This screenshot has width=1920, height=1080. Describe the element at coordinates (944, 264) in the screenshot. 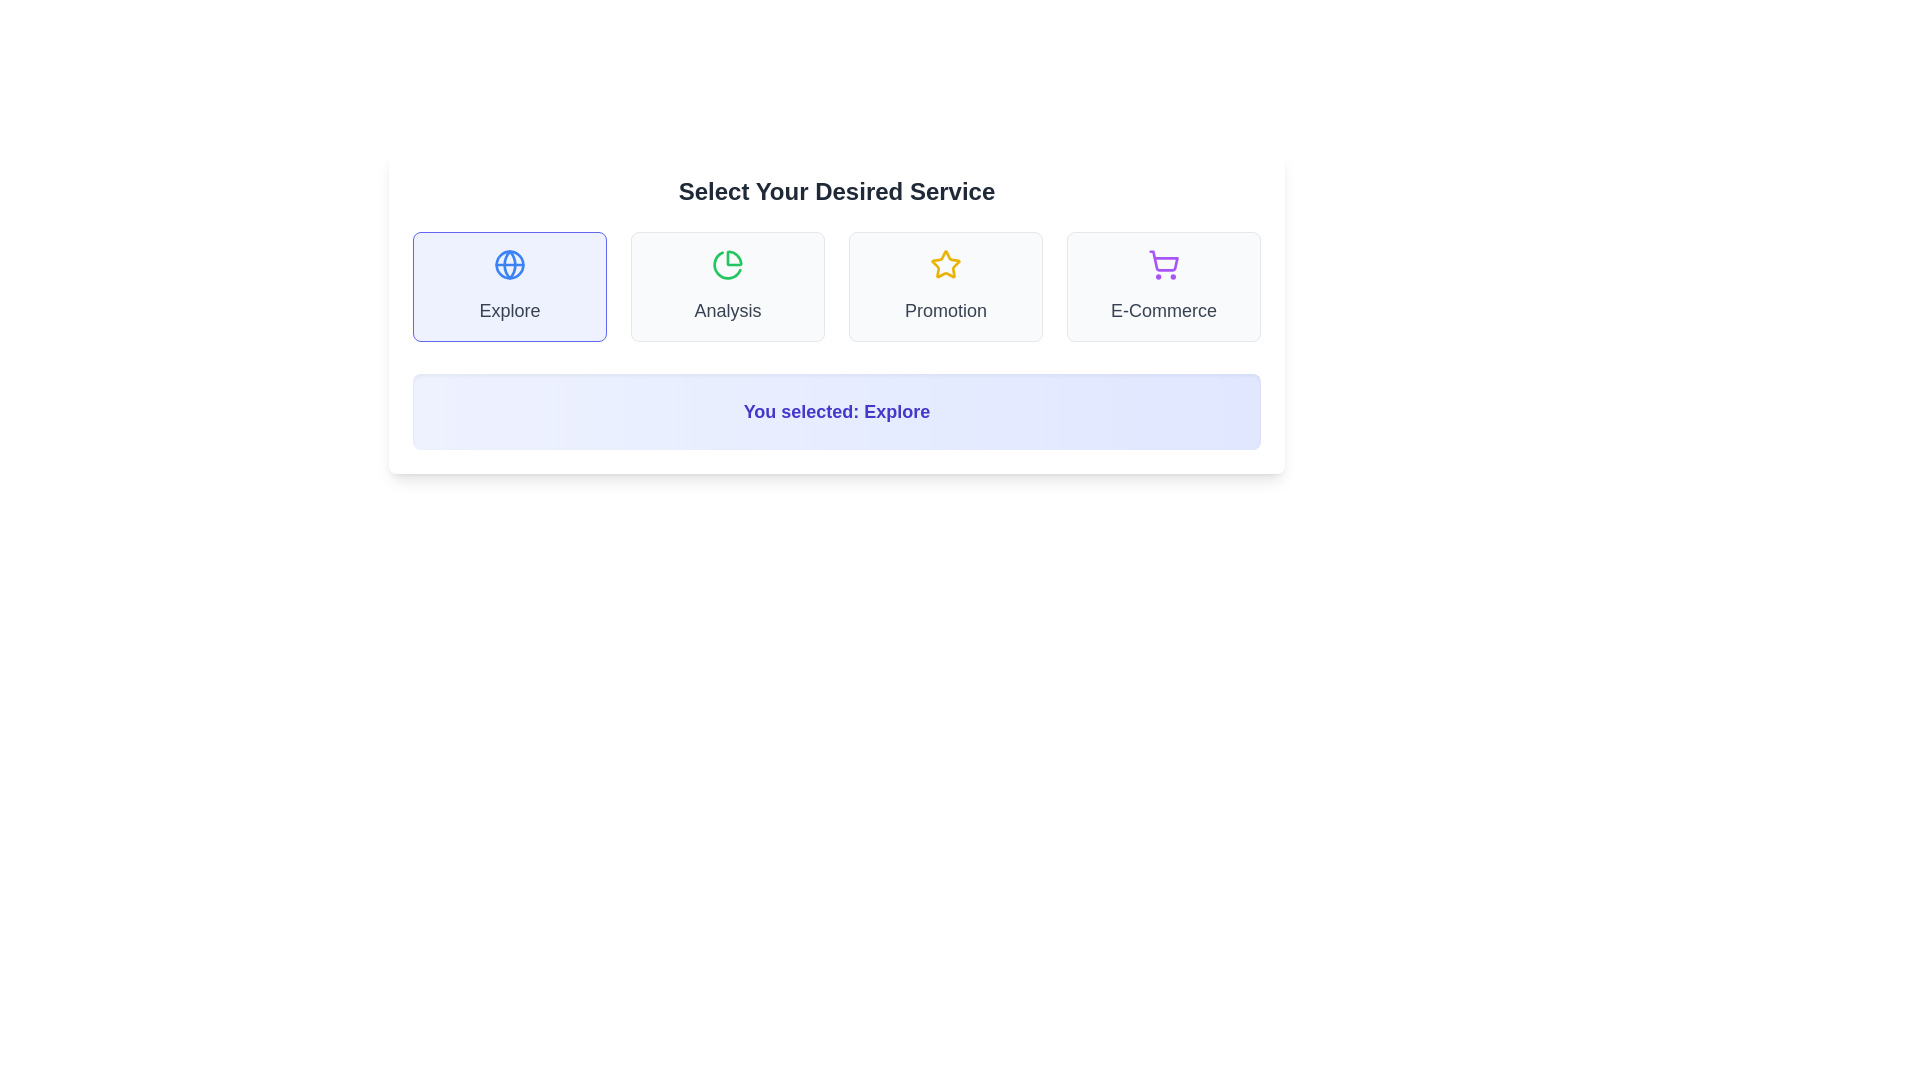

I see `the yellow star icon outlined in orange, which is located at the center of the 'Promotion' button, the third button in the horizontal list` at that location.